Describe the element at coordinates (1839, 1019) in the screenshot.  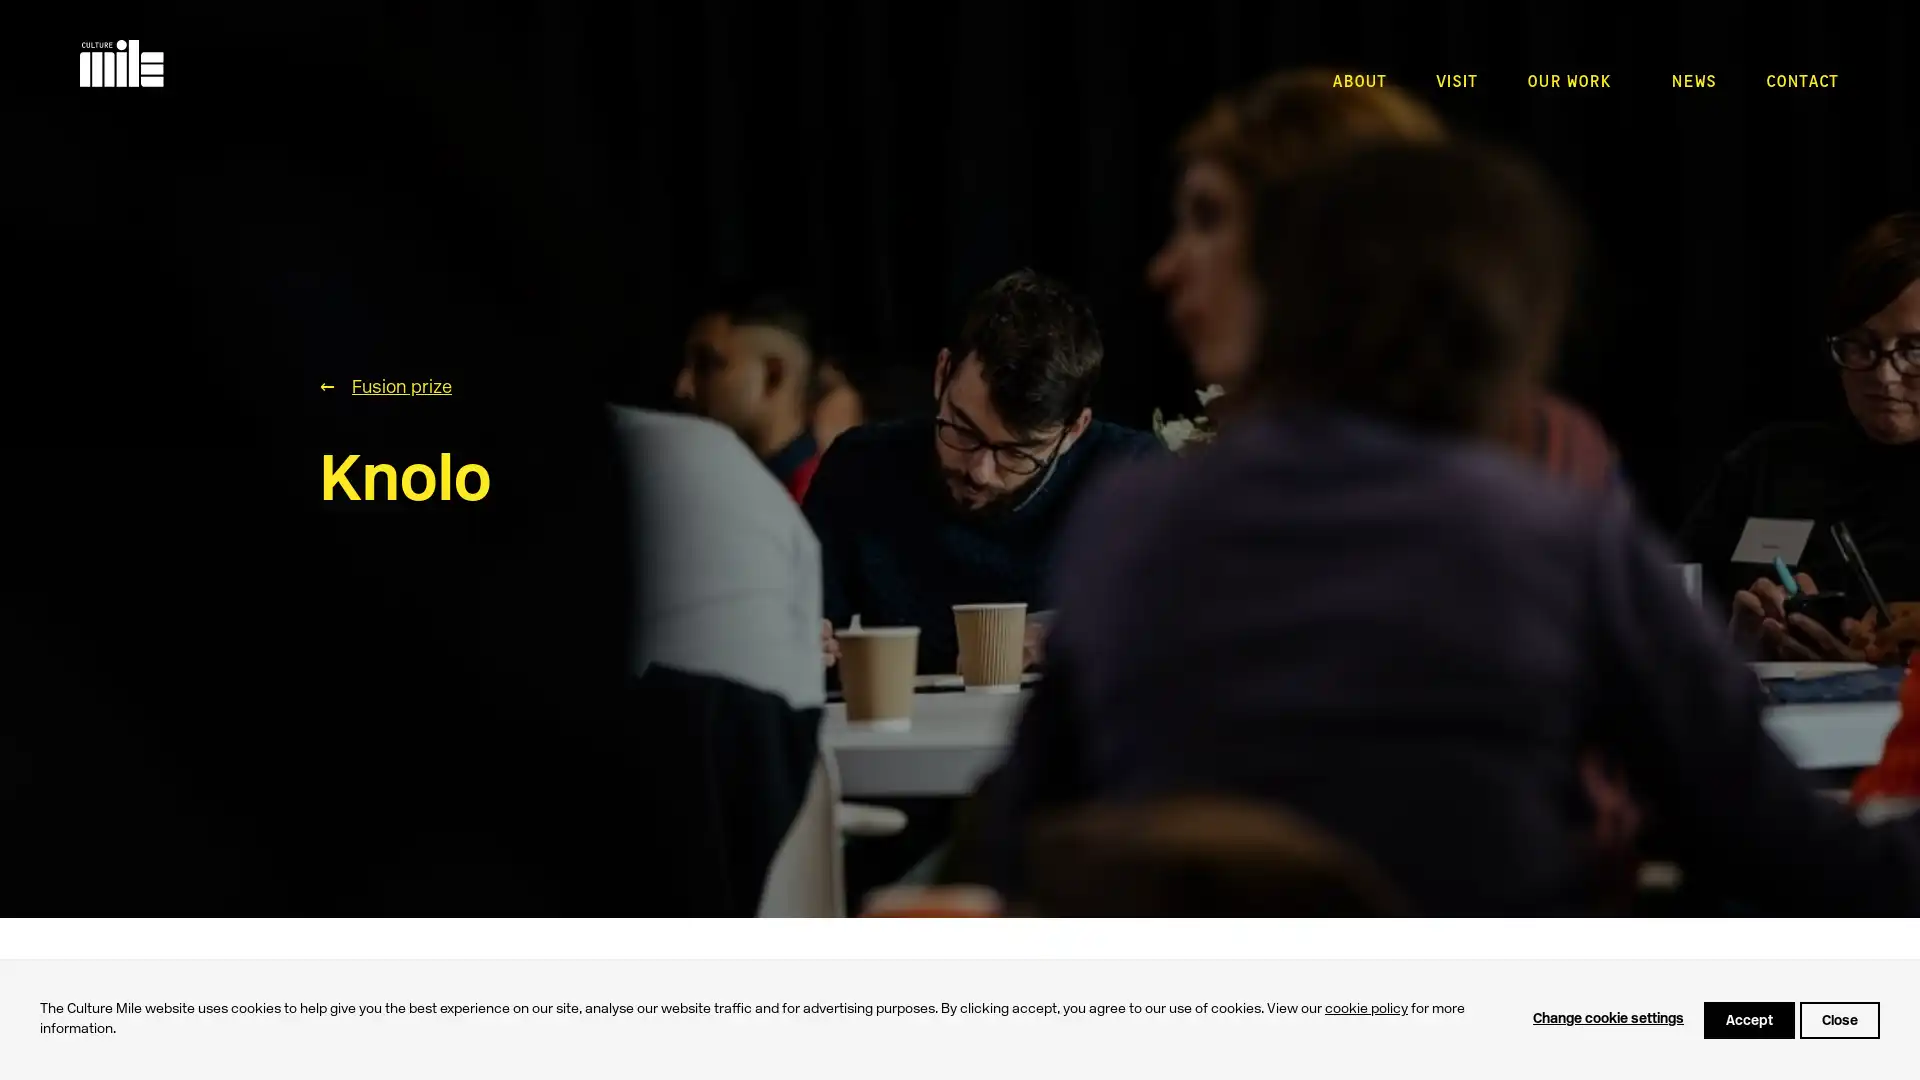
I see `Close` at that location.